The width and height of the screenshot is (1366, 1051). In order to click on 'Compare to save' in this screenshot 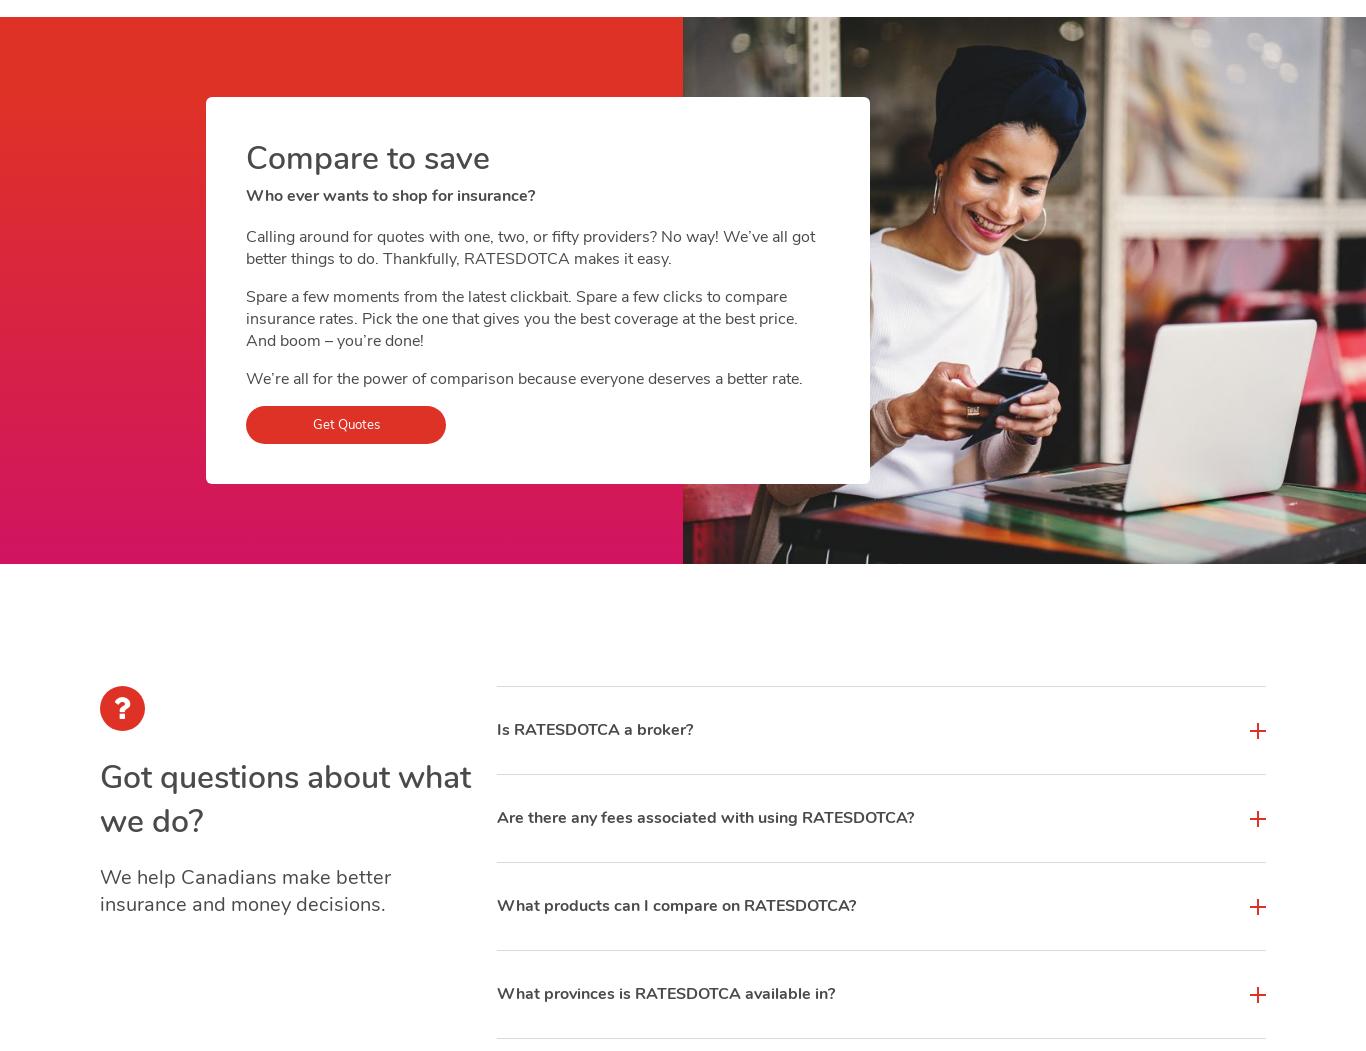, I will do `click(246, 157)`.